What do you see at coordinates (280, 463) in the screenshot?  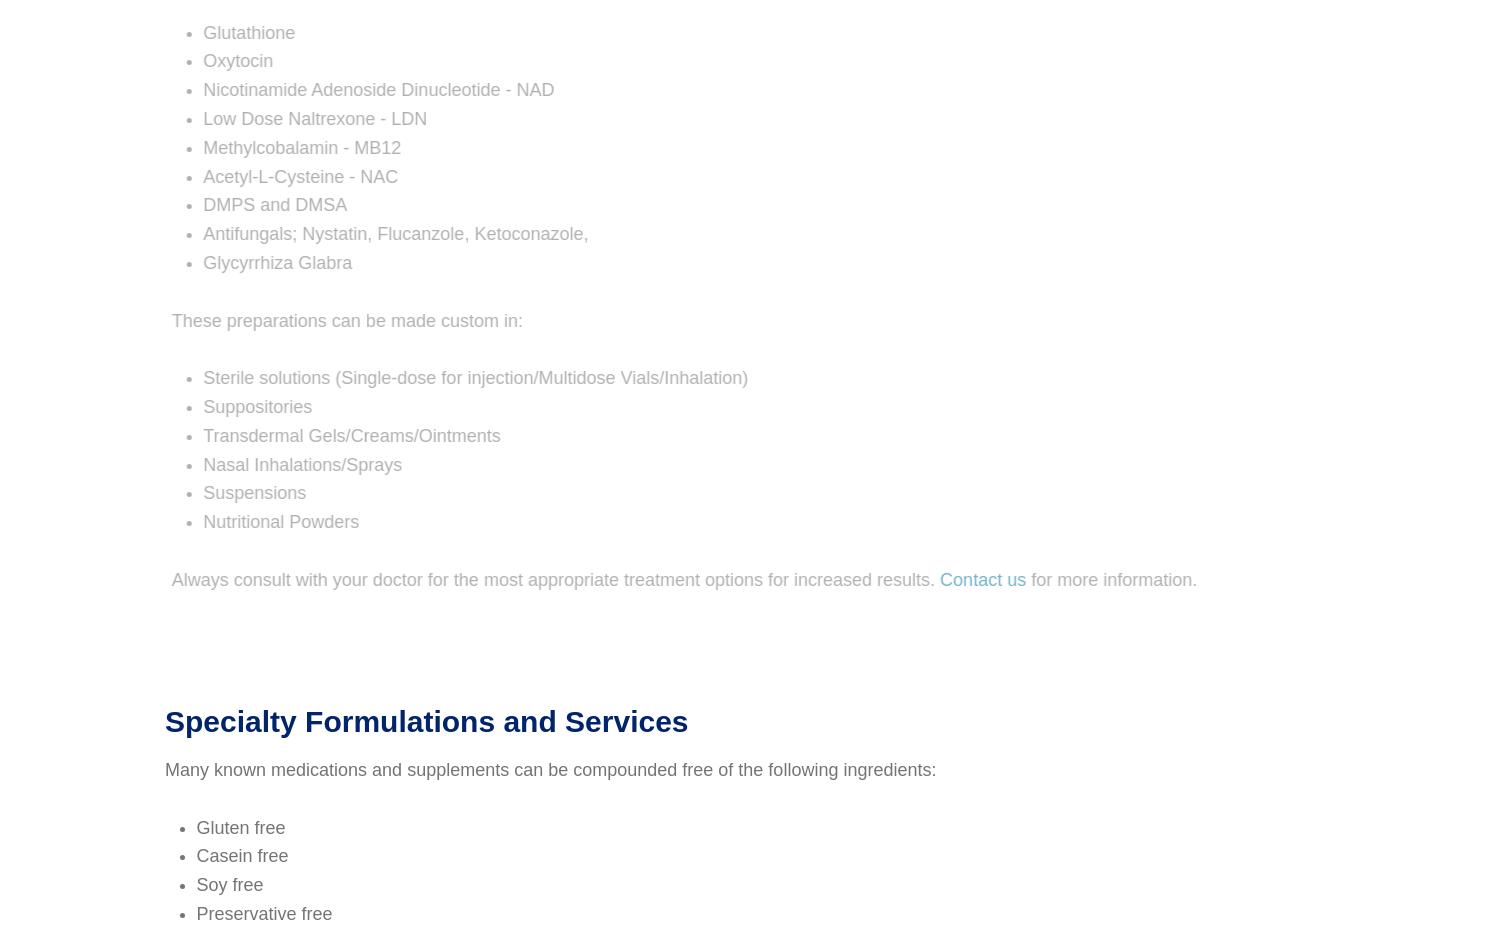 I see `'Nasal Inhalations/Sprays'` at bounding box center [280, 463].